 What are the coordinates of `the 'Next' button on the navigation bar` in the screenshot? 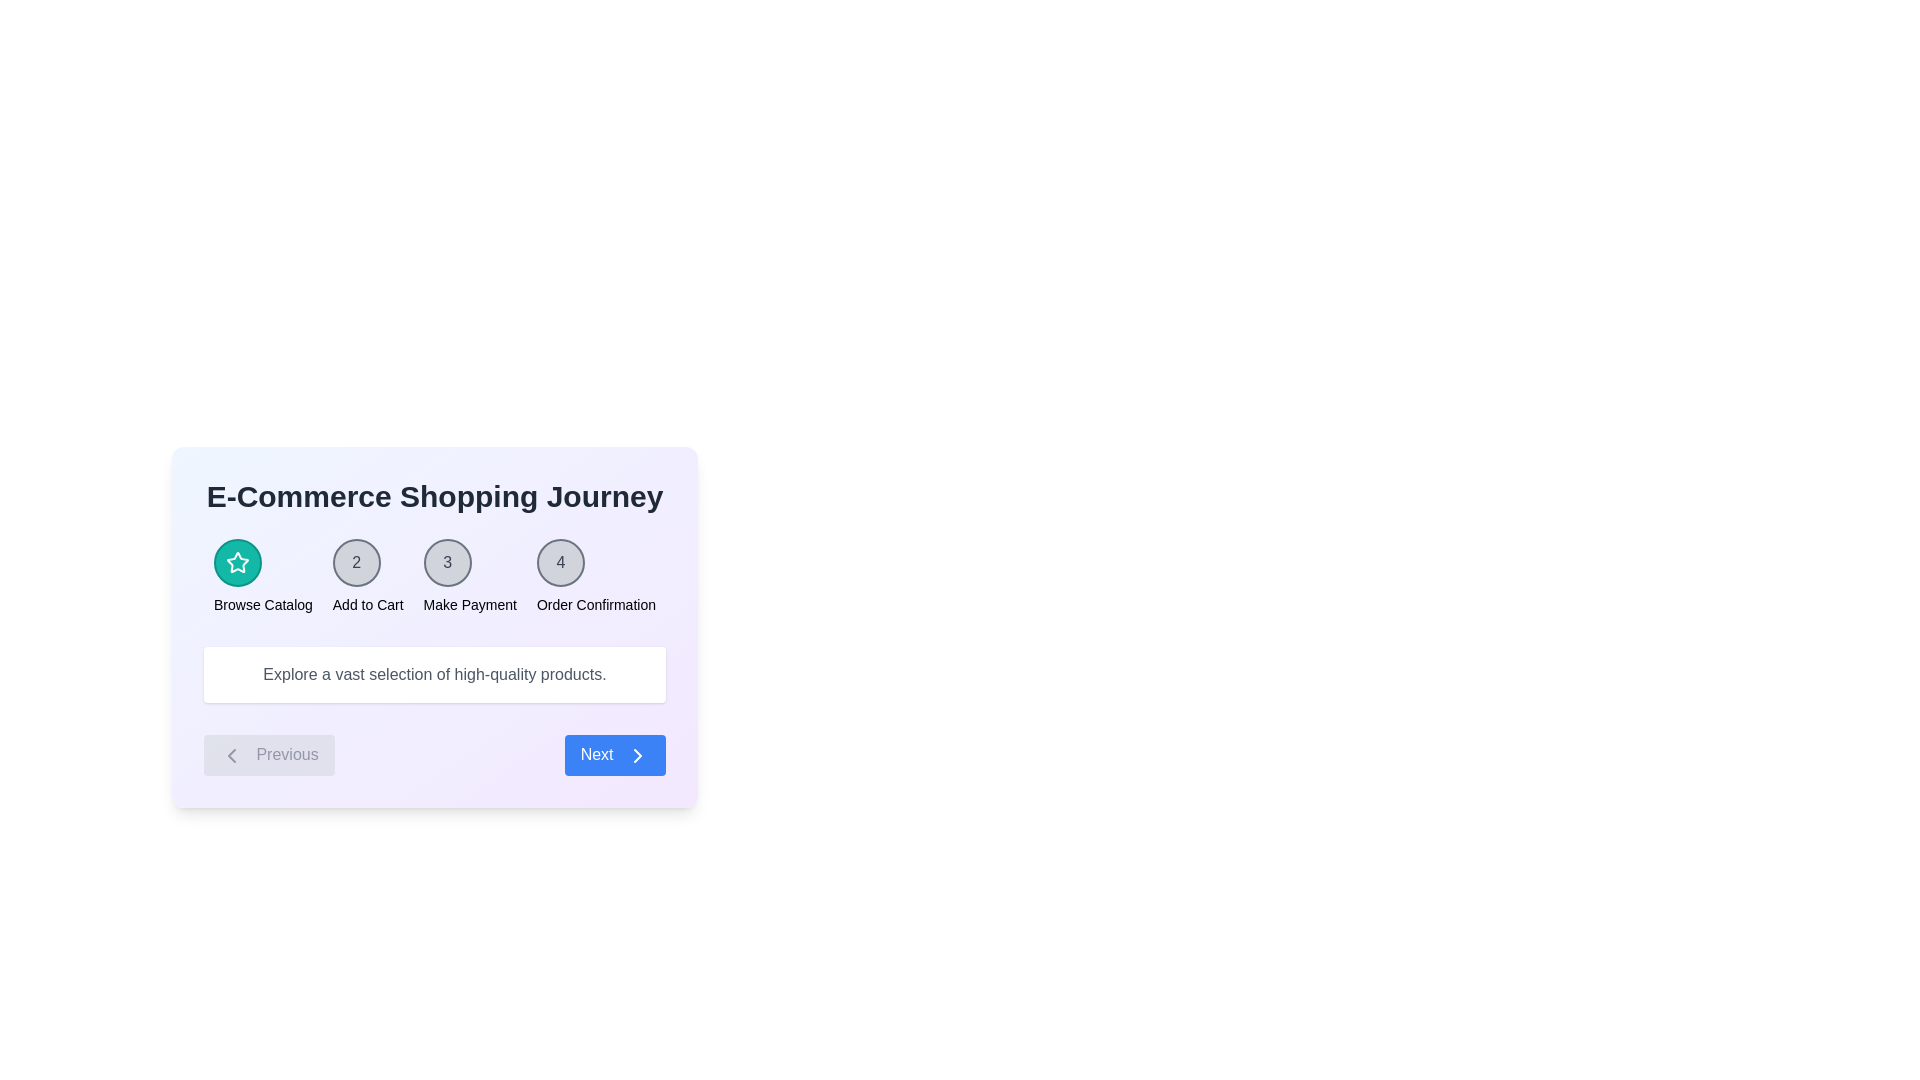 It's located at (434, 755).